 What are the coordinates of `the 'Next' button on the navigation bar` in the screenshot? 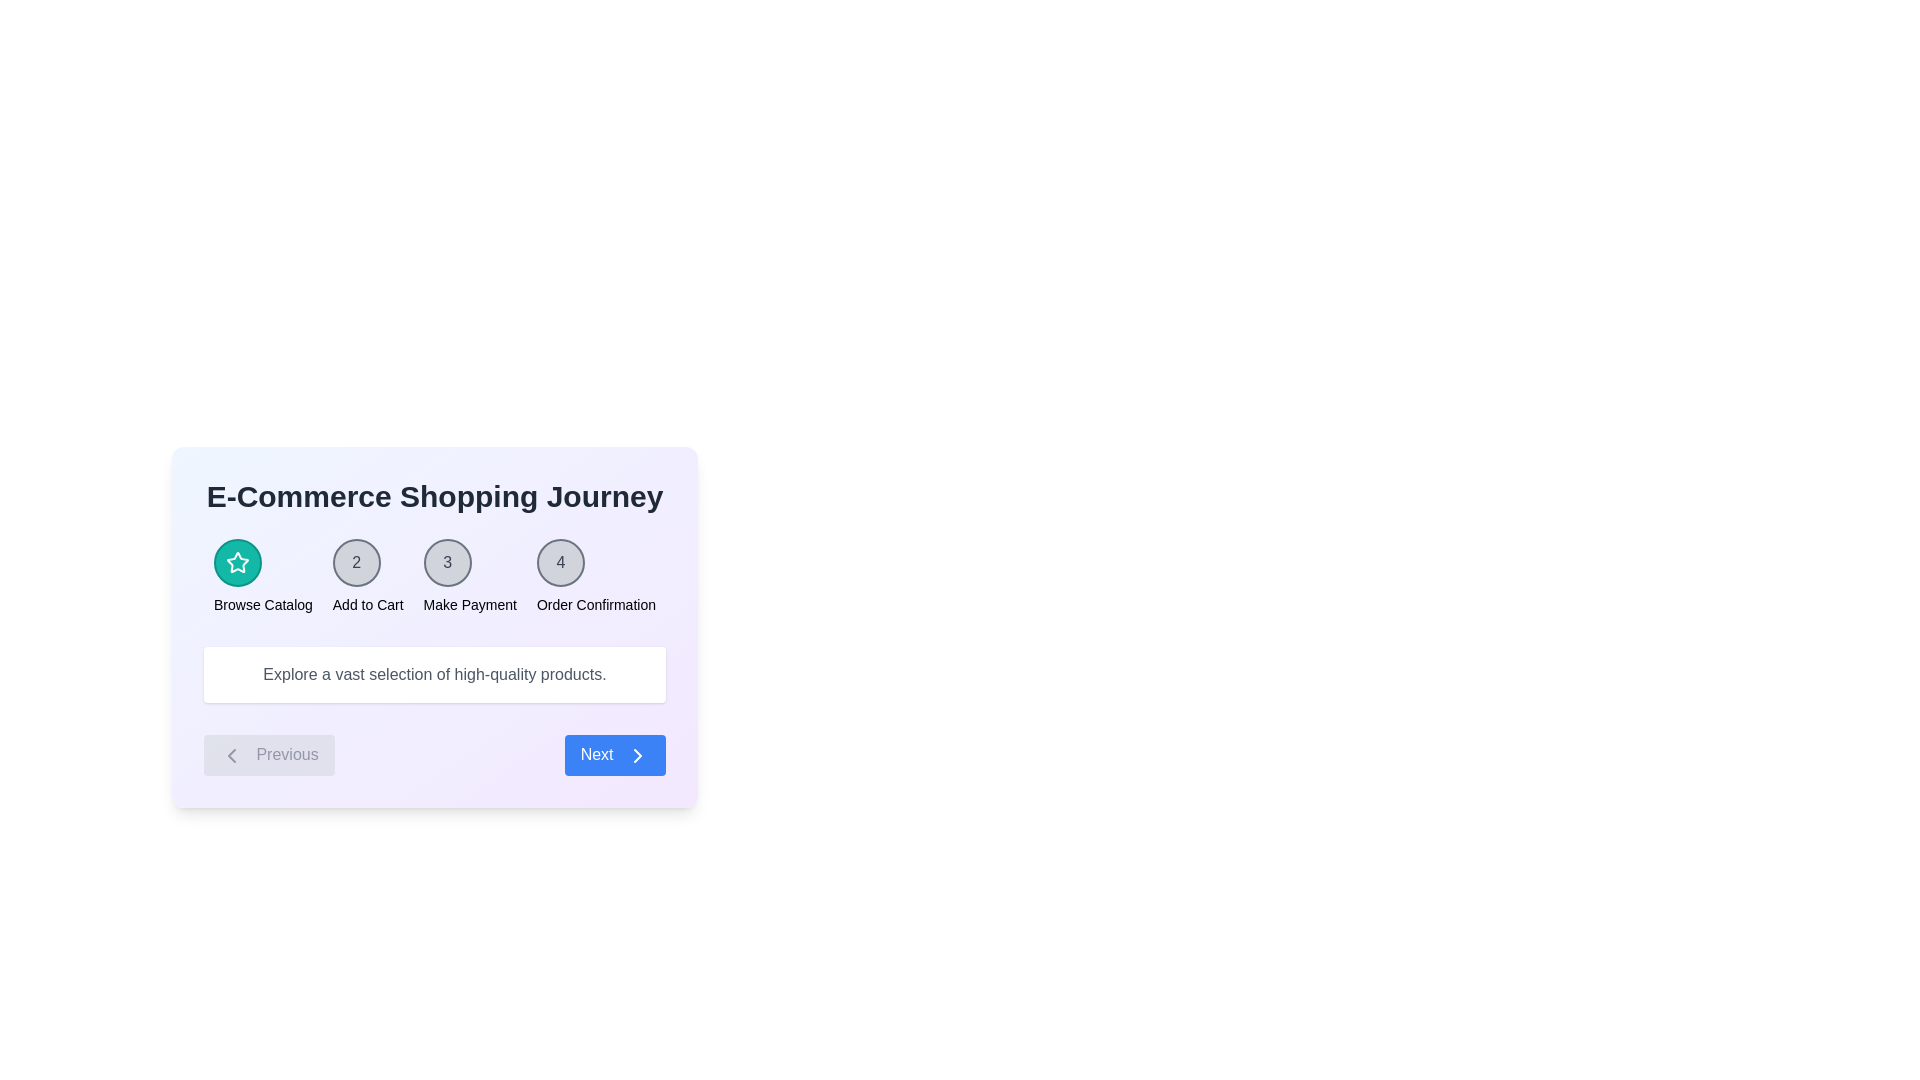 It's located at (434, 755).